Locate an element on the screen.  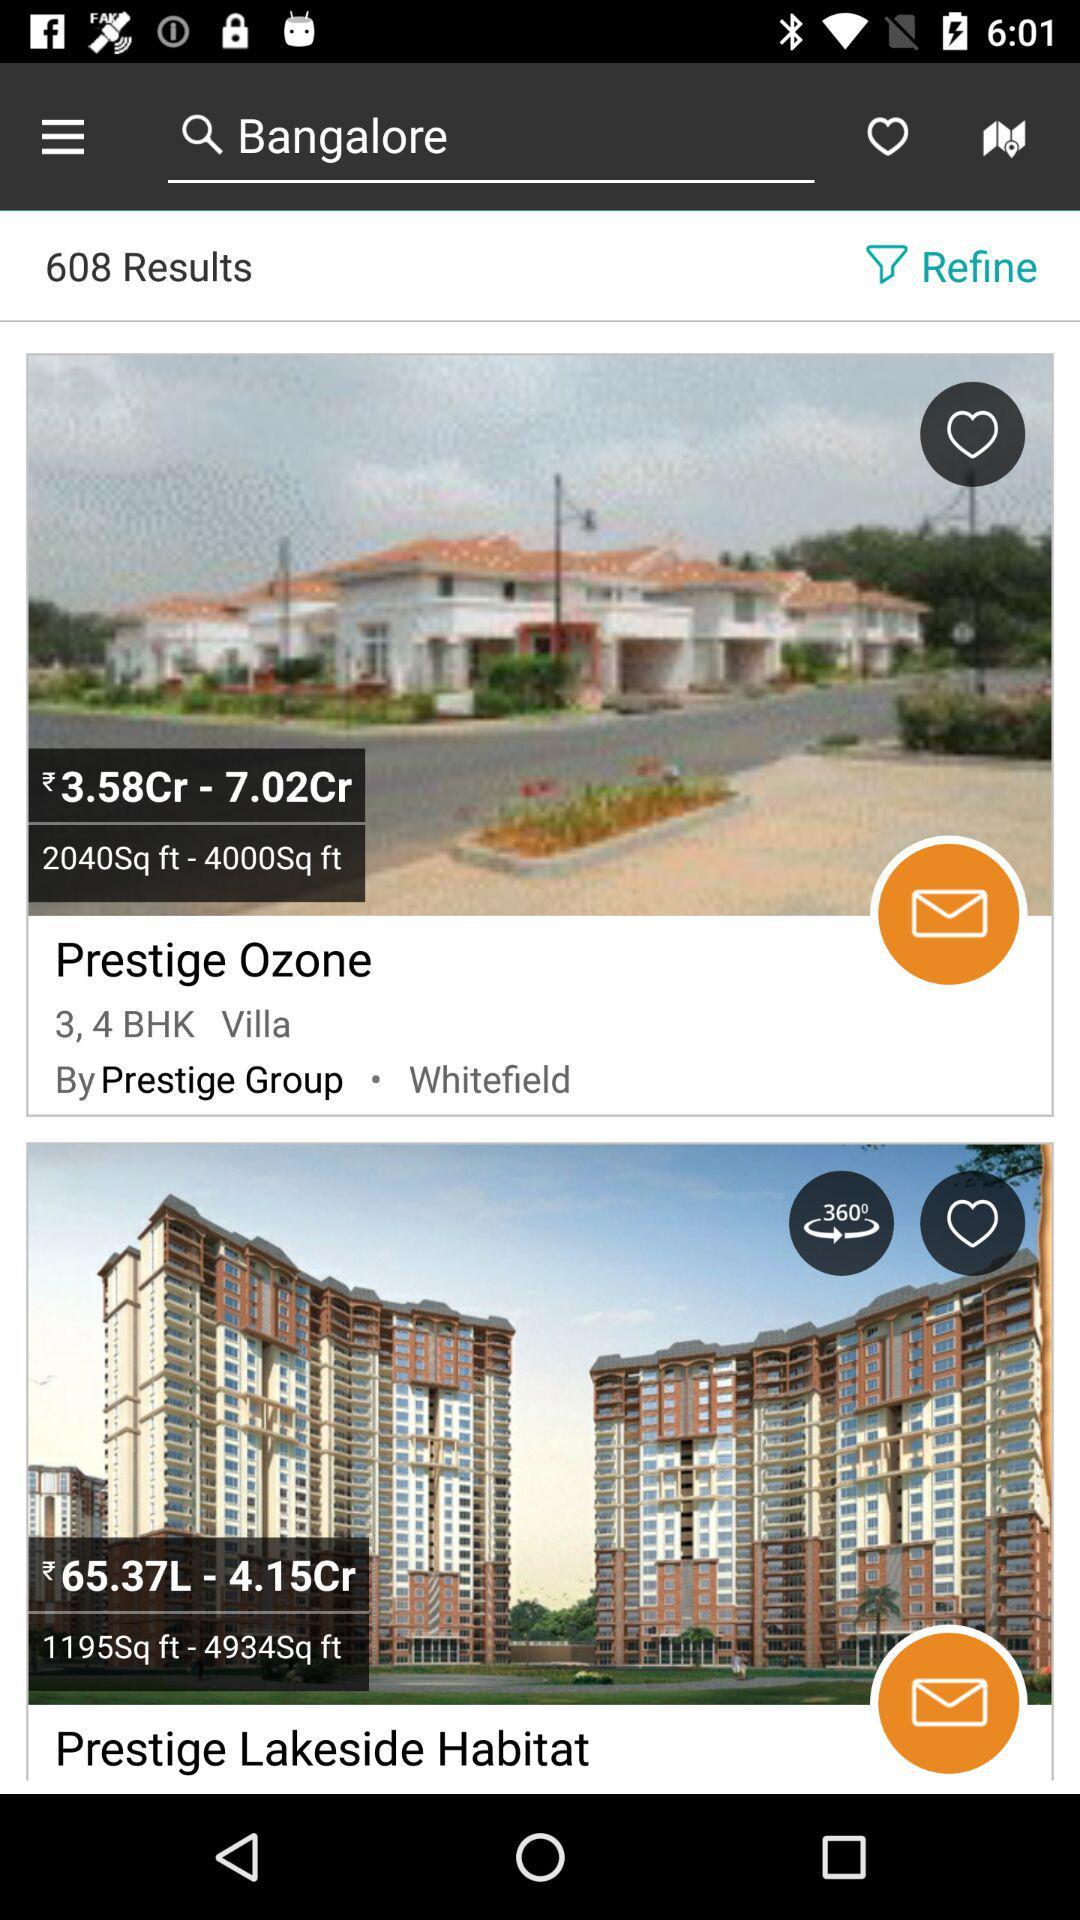
email this is located at coordinates (947, 1702).